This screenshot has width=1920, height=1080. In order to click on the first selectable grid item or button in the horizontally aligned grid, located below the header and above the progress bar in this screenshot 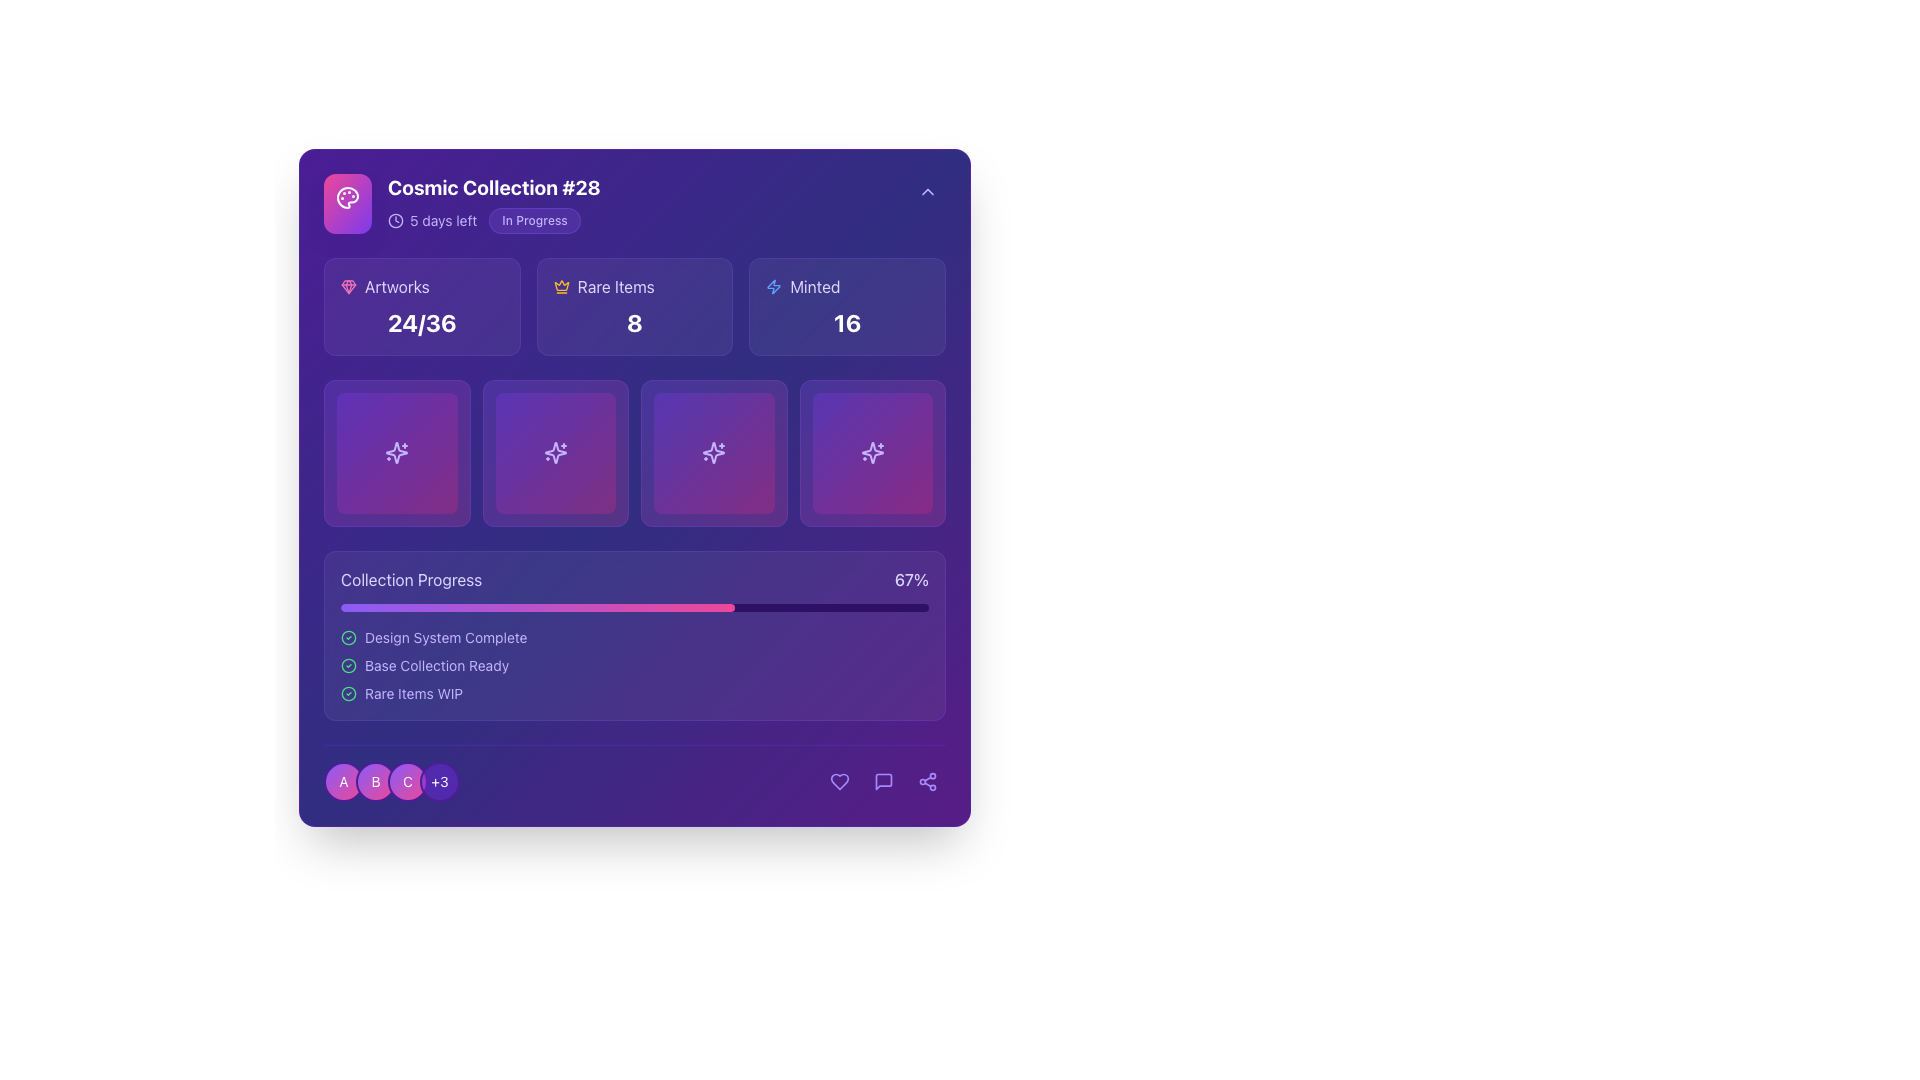, I will do `click(397, 453)`.